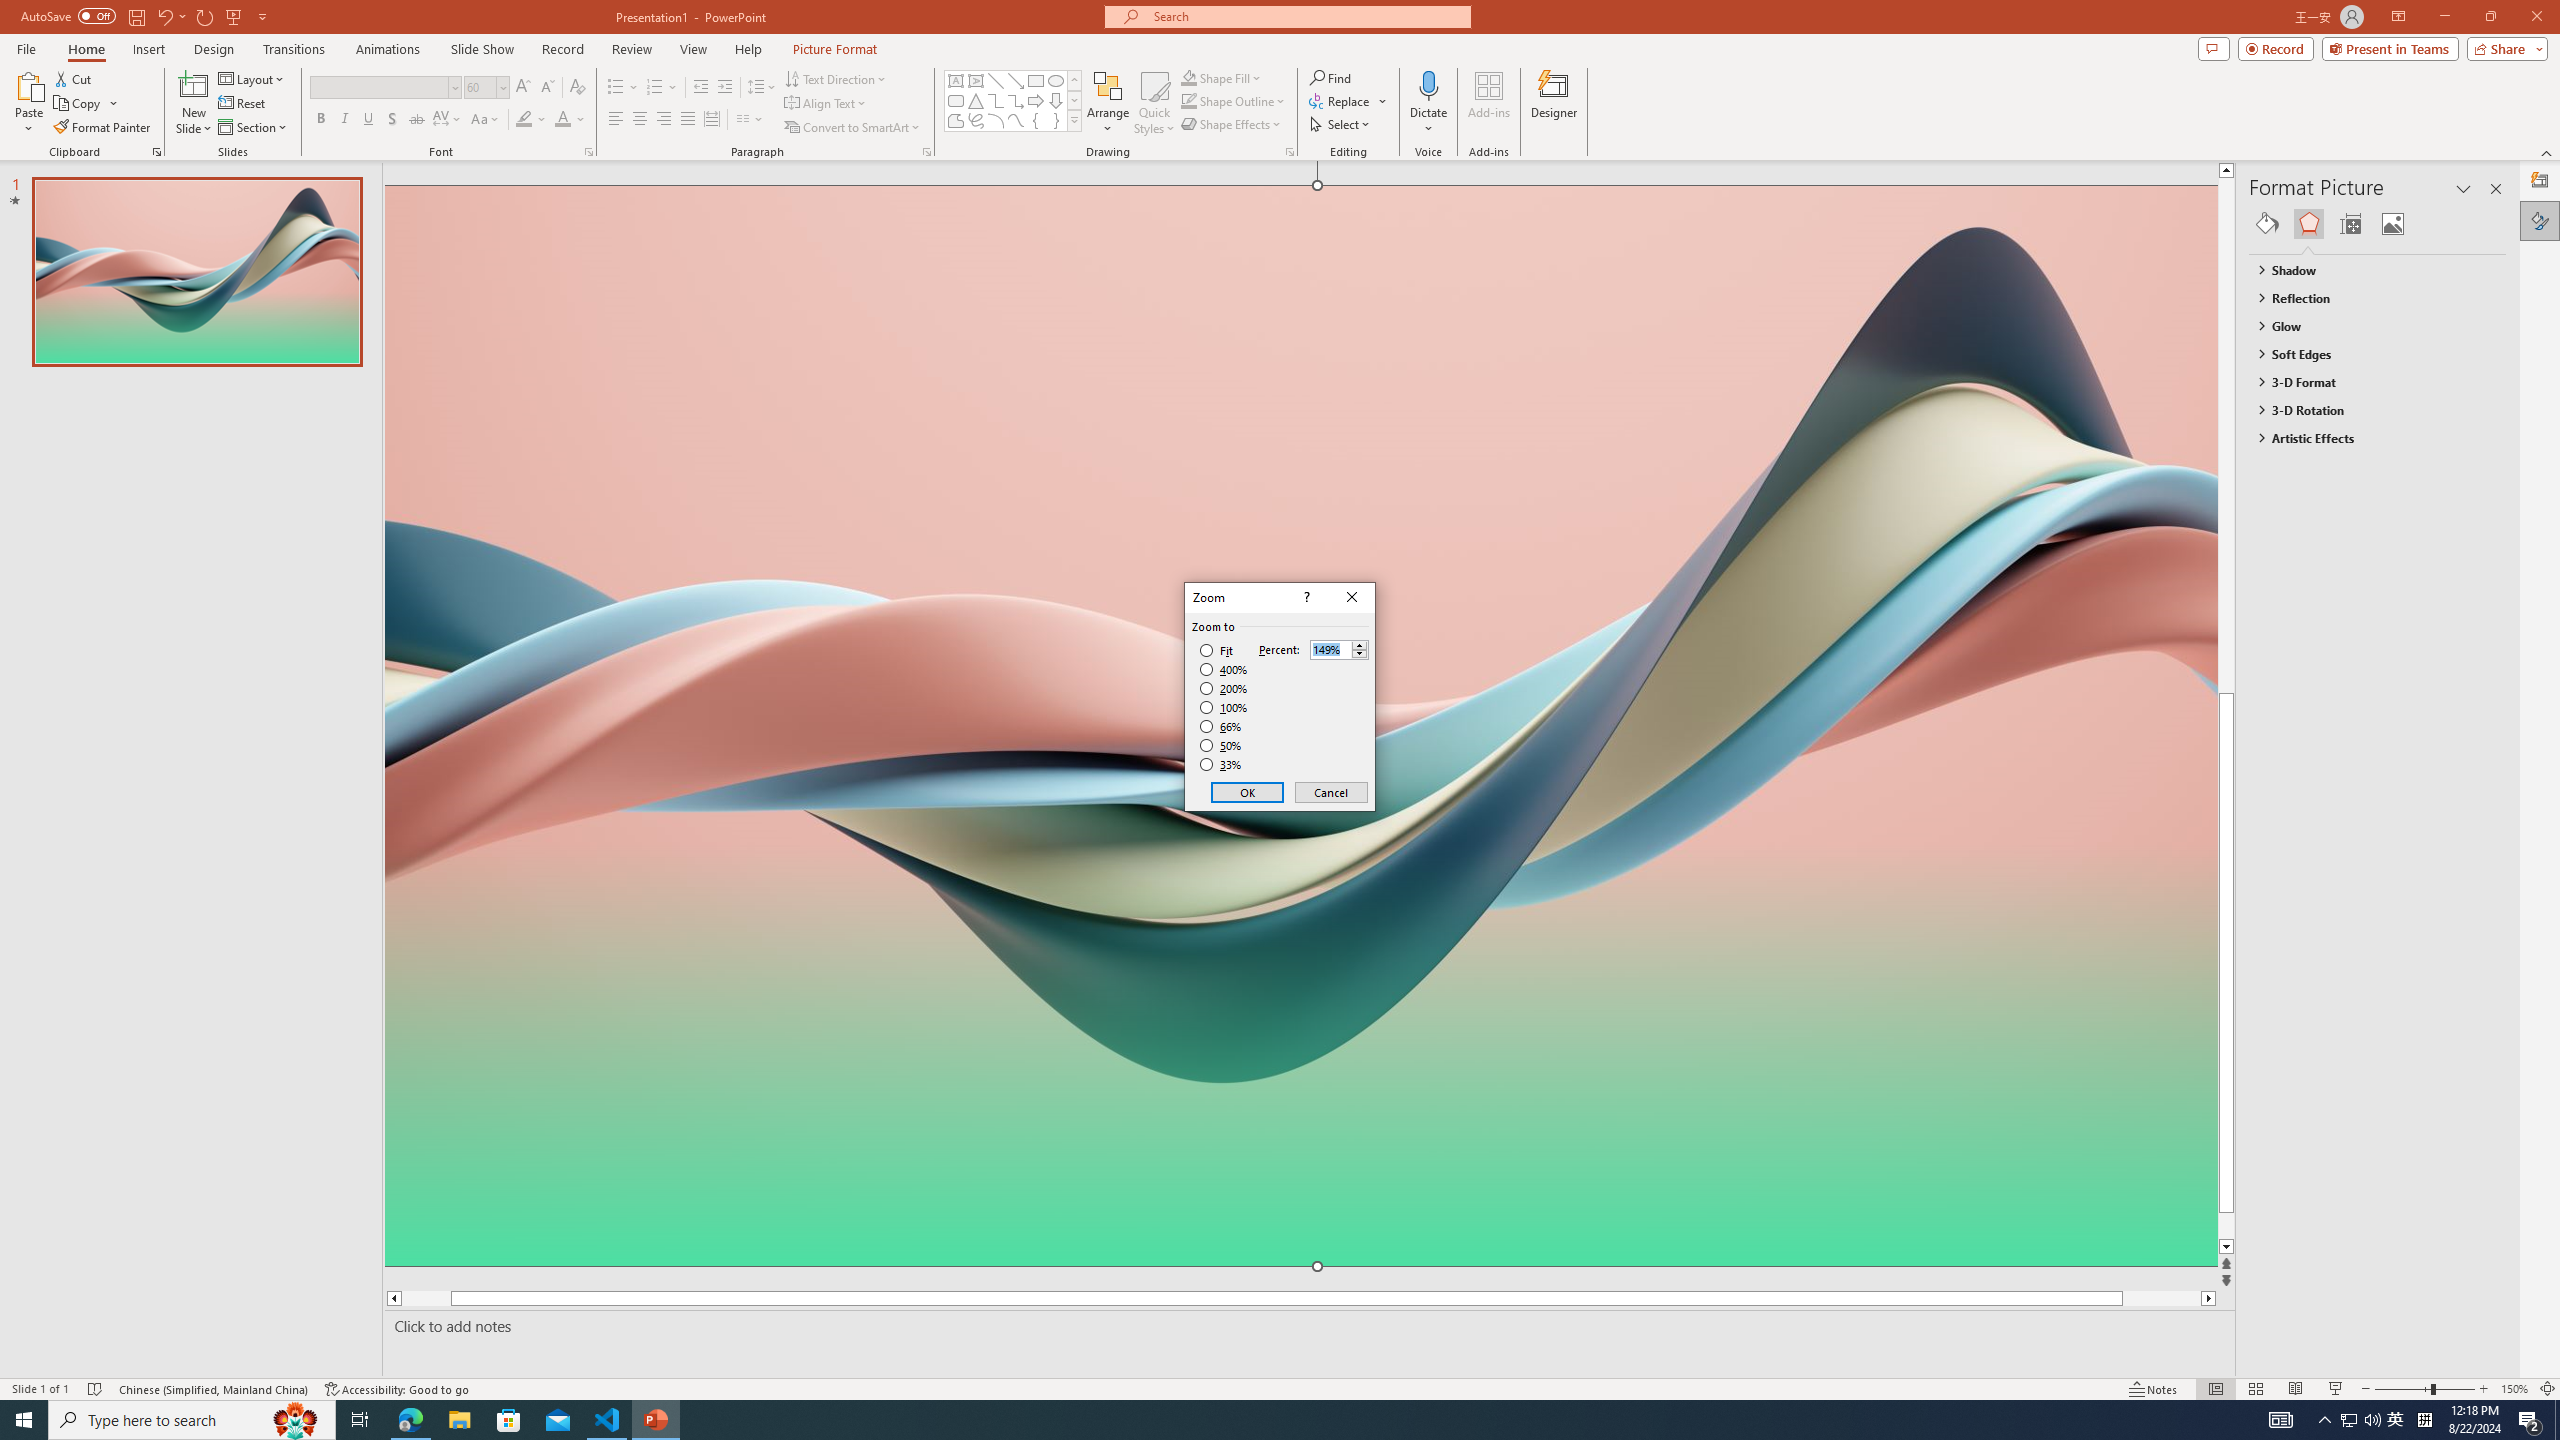 This screenshot has height=1440, width=2560. What do you see at coordinates (253, 127) in the screenshot?
I see `'Section'` at bounding box center [253, 127].